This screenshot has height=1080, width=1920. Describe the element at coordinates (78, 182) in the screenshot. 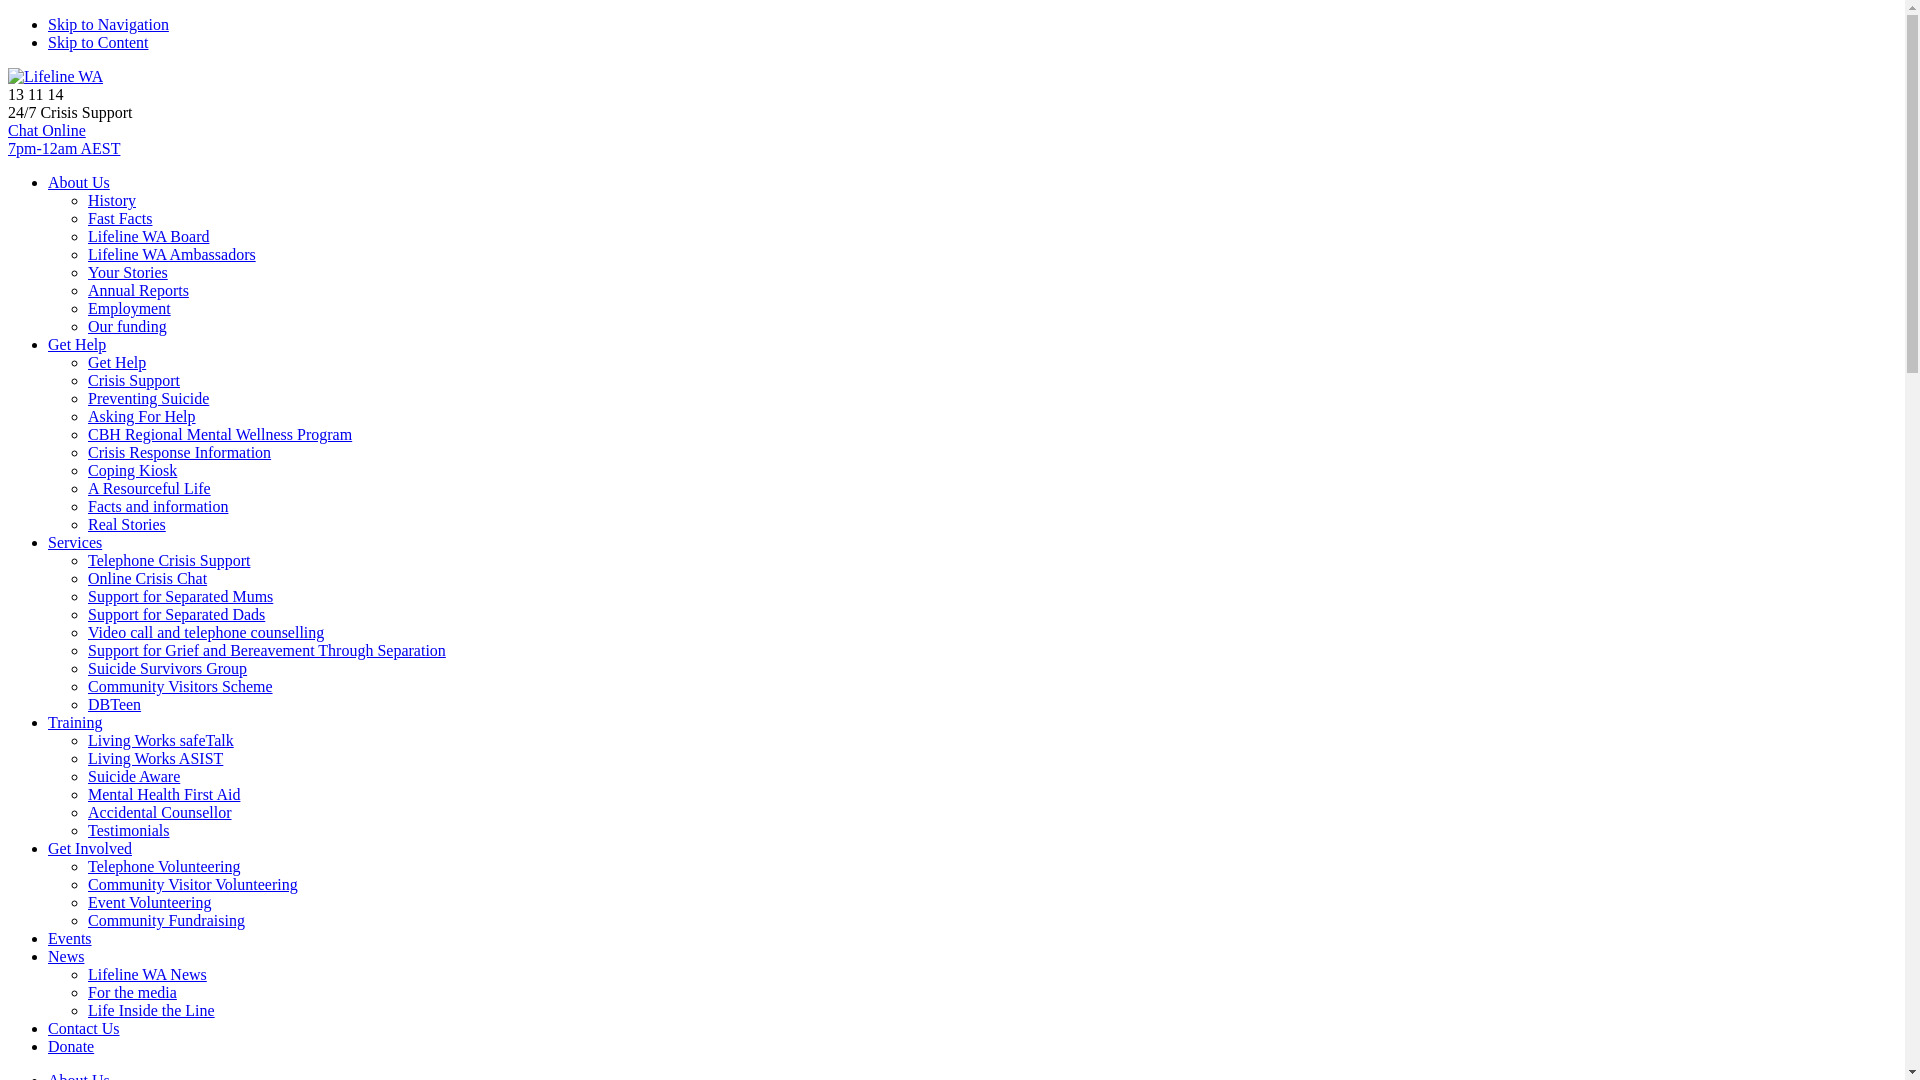

I see `'About Us'` at that location.